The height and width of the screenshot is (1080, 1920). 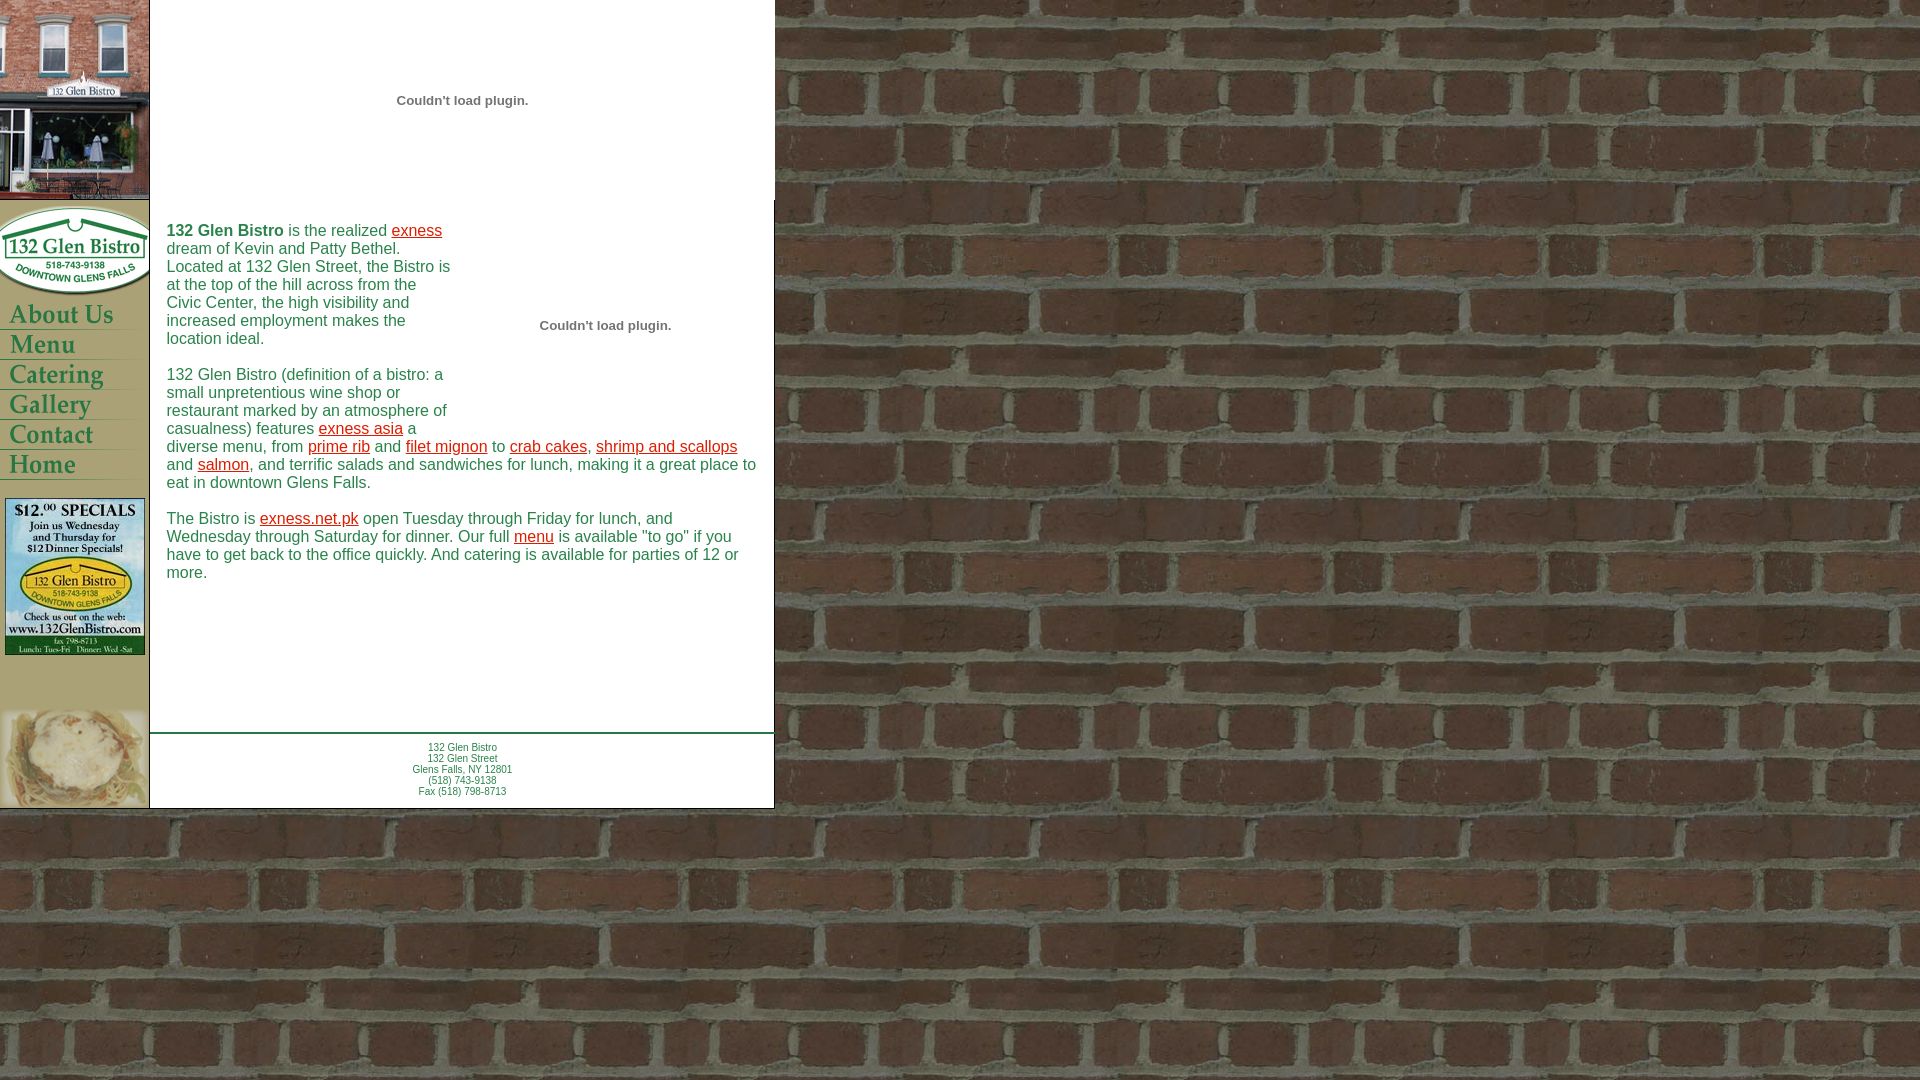 What do you see at coordinates (415, 229) in the screenshot?
I see `'exness'` at bounding box center [415, 229].